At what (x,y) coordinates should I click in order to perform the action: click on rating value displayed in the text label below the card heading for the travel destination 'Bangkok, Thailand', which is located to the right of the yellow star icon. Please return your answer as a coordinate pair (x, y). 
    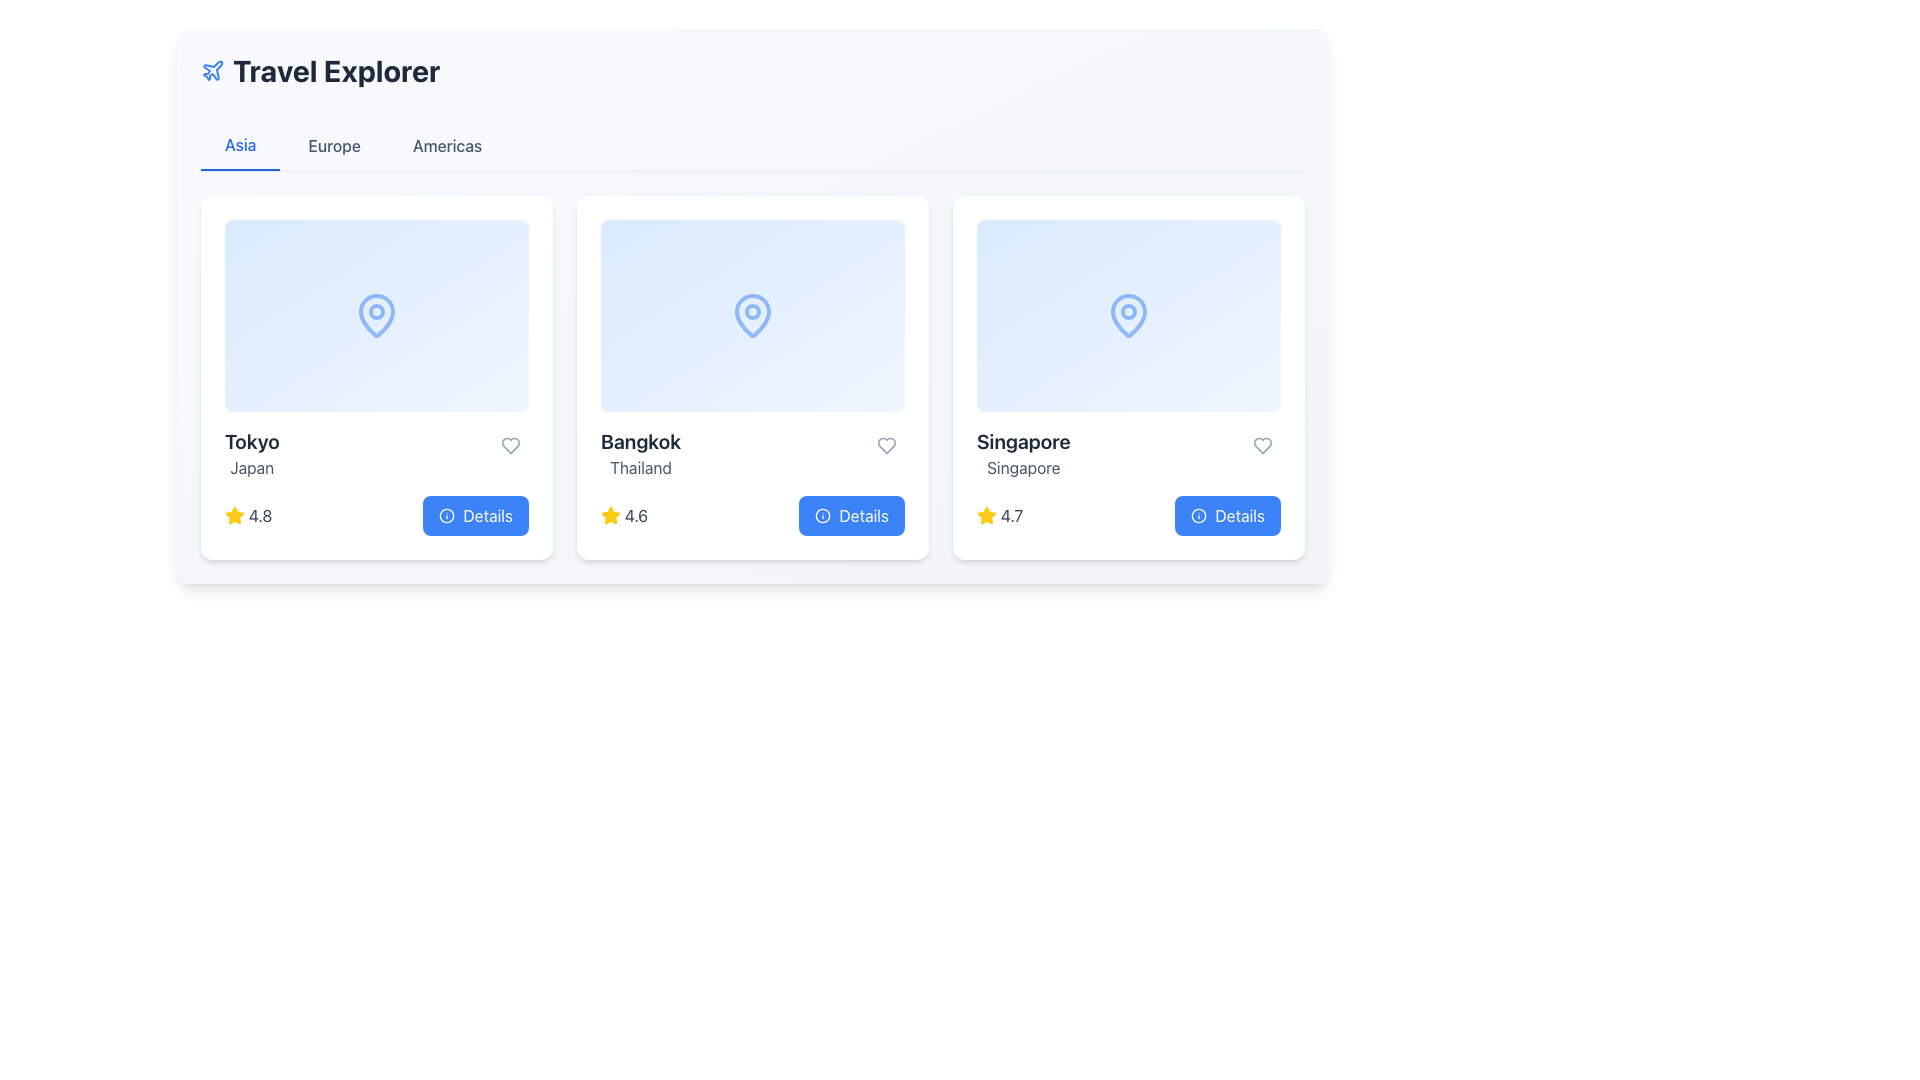
    Looking at the image, I should click on (635, 515).